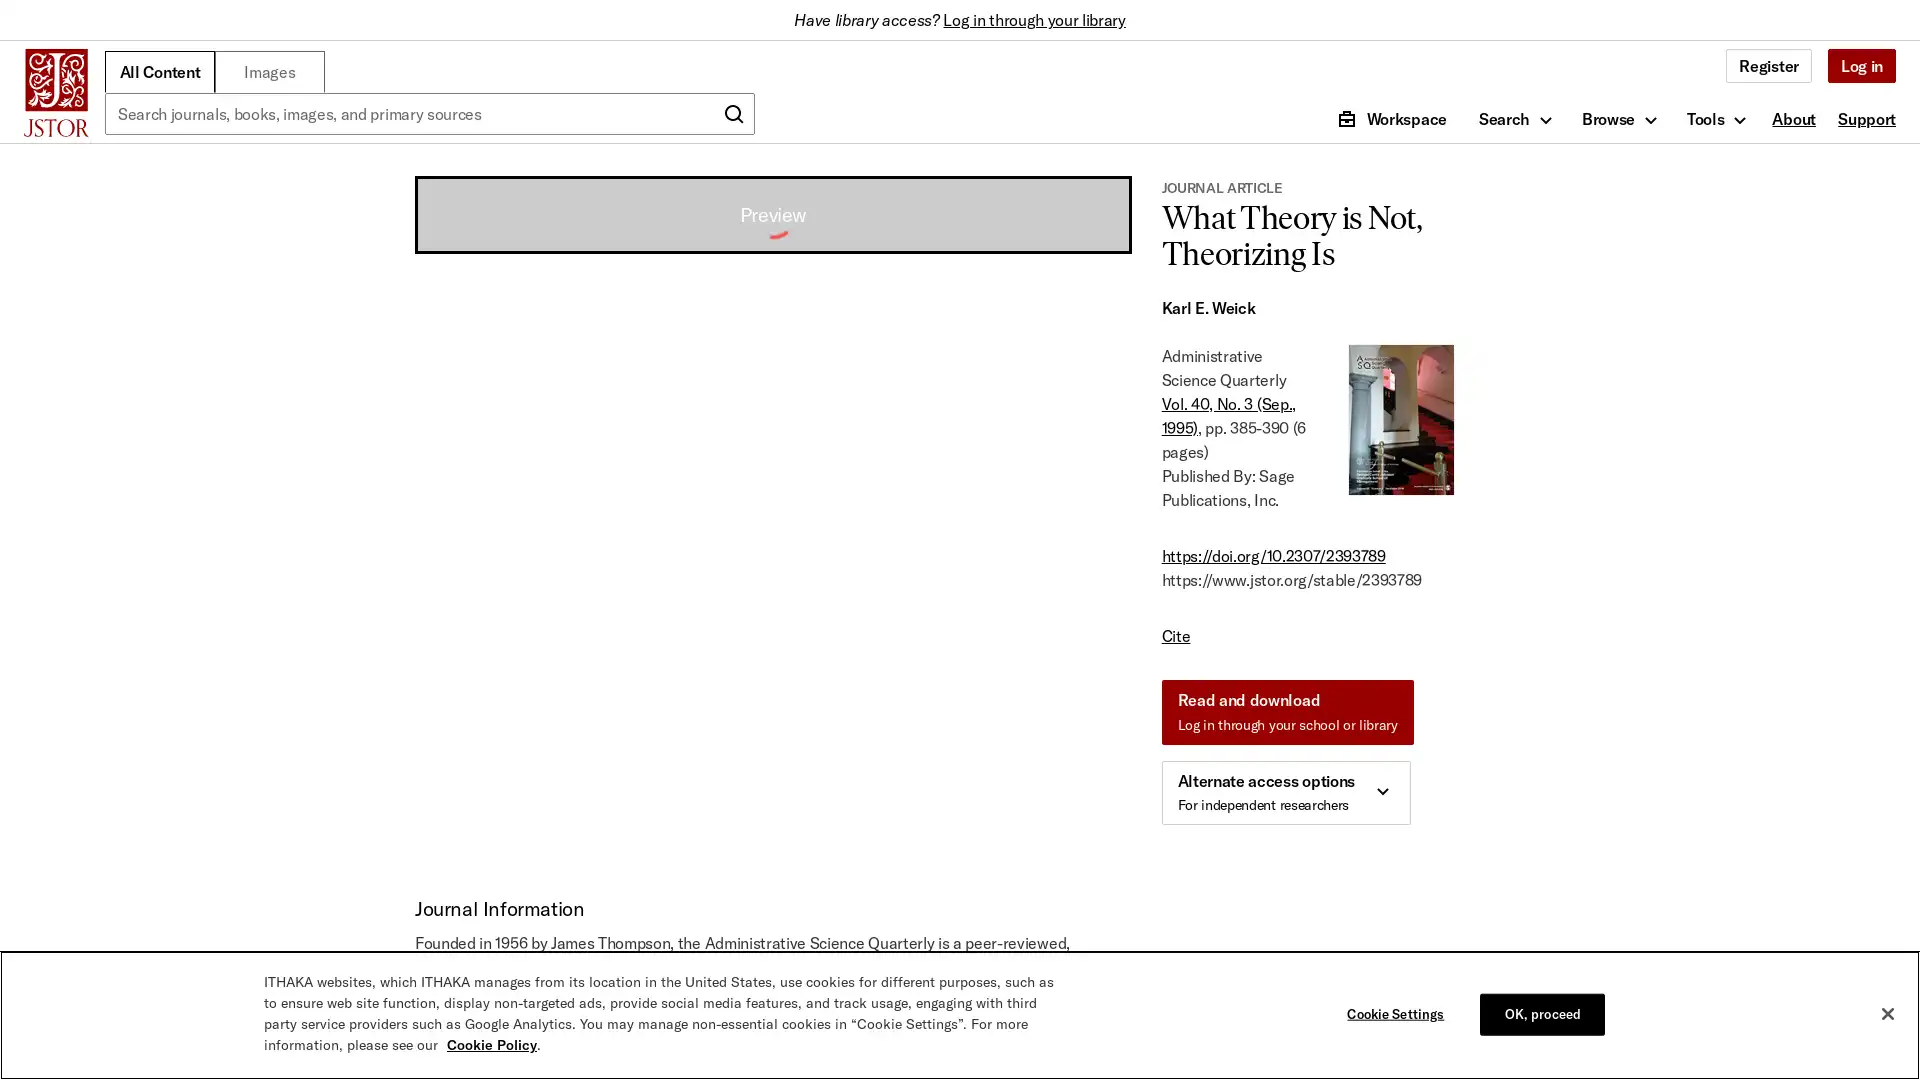 The height and width of the screenshot is (1080, 1920). What do you see at coordinates (1860, 64) in the screenshot?
I see `Log in` at bounding box center [1860, 64].